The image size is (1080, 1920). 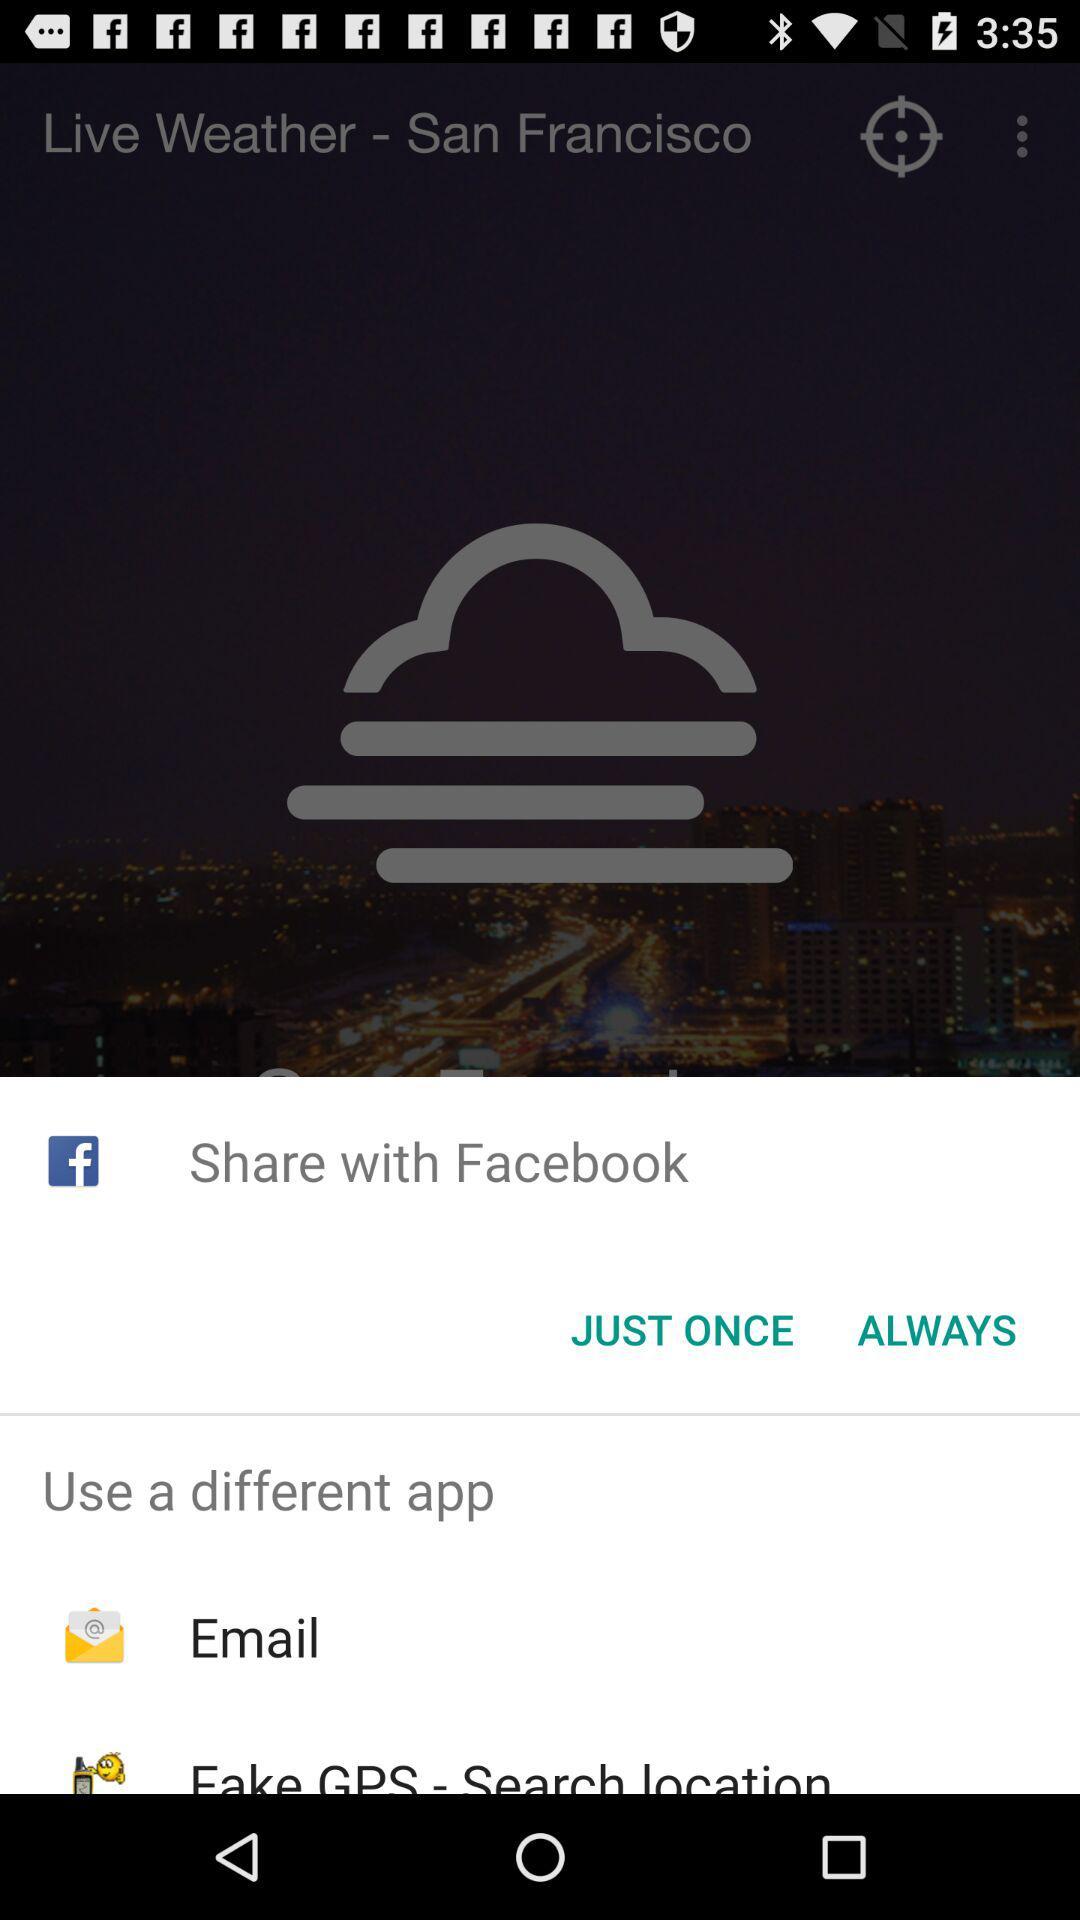 What do you see at coordinates (681, 1329) in the screenshot?
I see `button next to the always` at bounding box center [681, 1329].